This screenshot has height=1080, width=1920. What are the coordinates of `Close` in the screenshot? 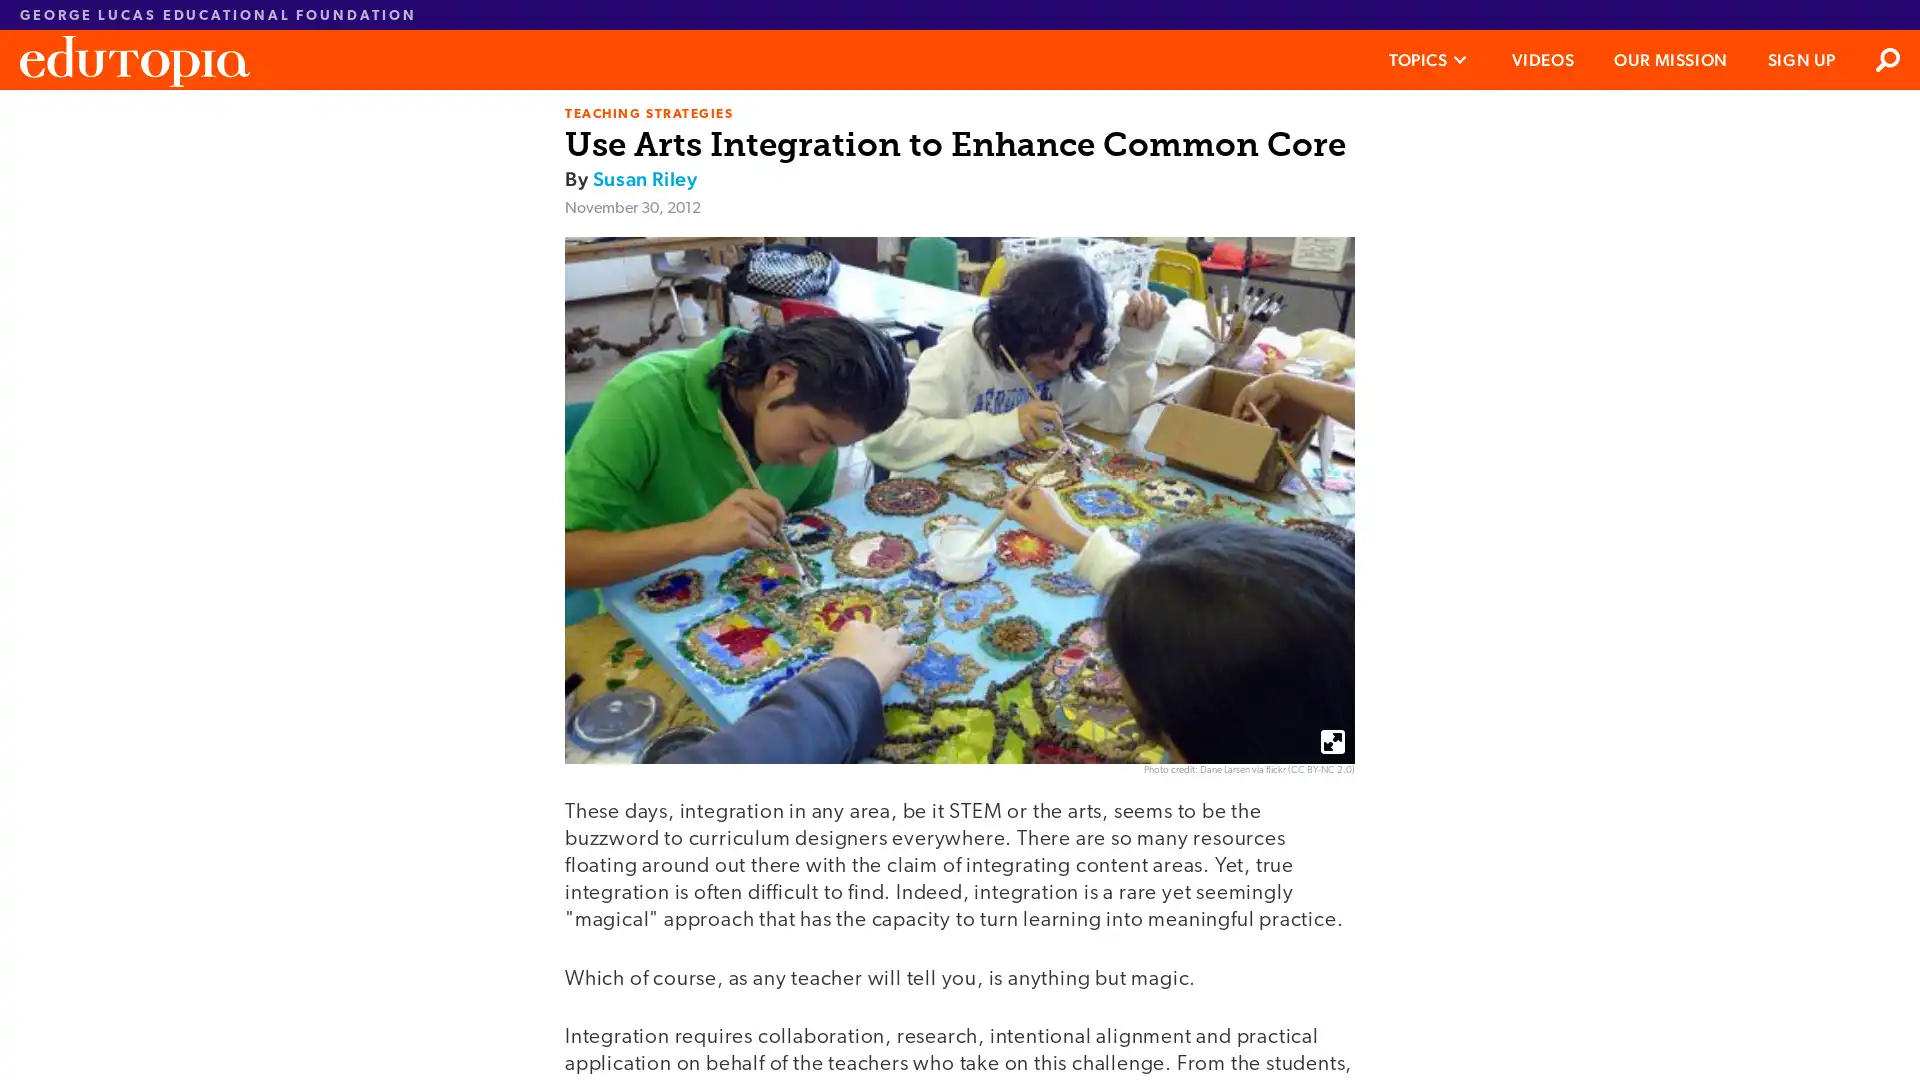 It's located at (1228, 119).